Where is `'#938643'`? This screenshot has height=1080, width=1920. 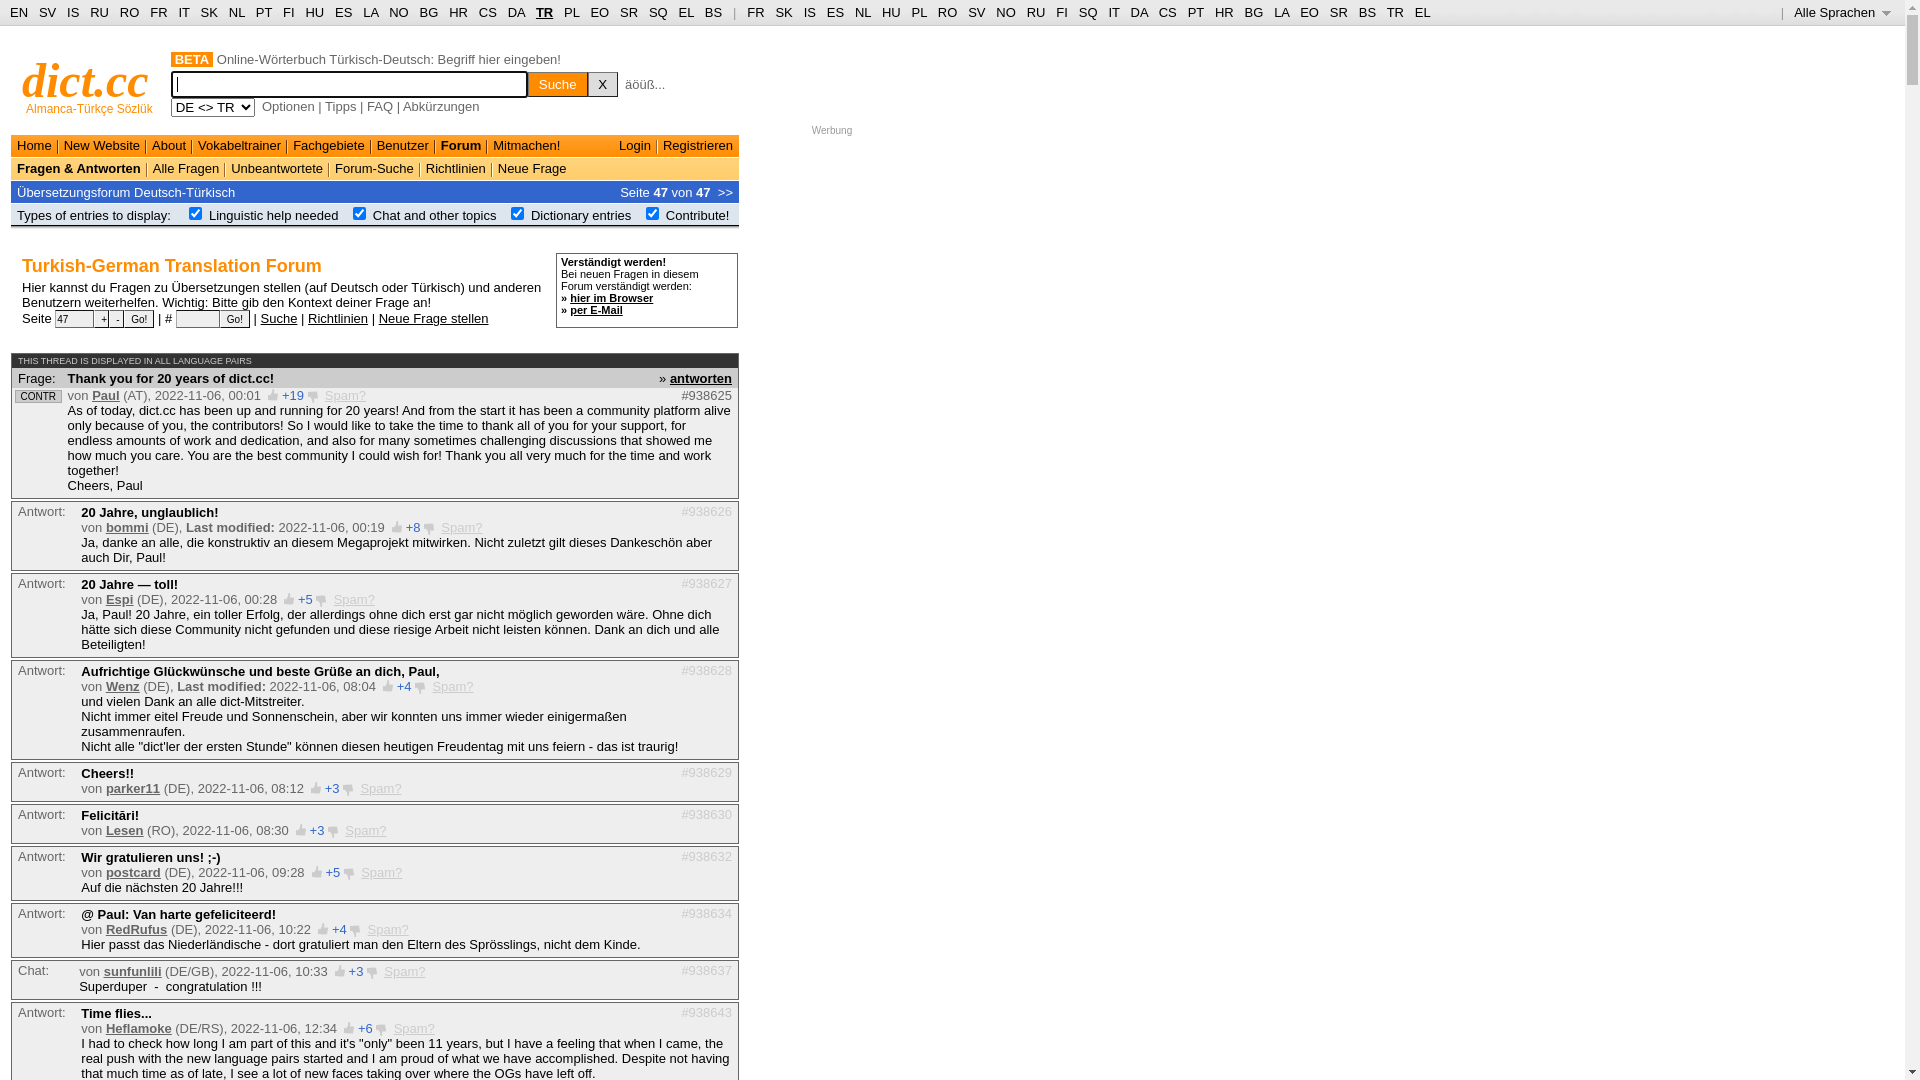 '#938643' is located at coordinates (706, 1011).